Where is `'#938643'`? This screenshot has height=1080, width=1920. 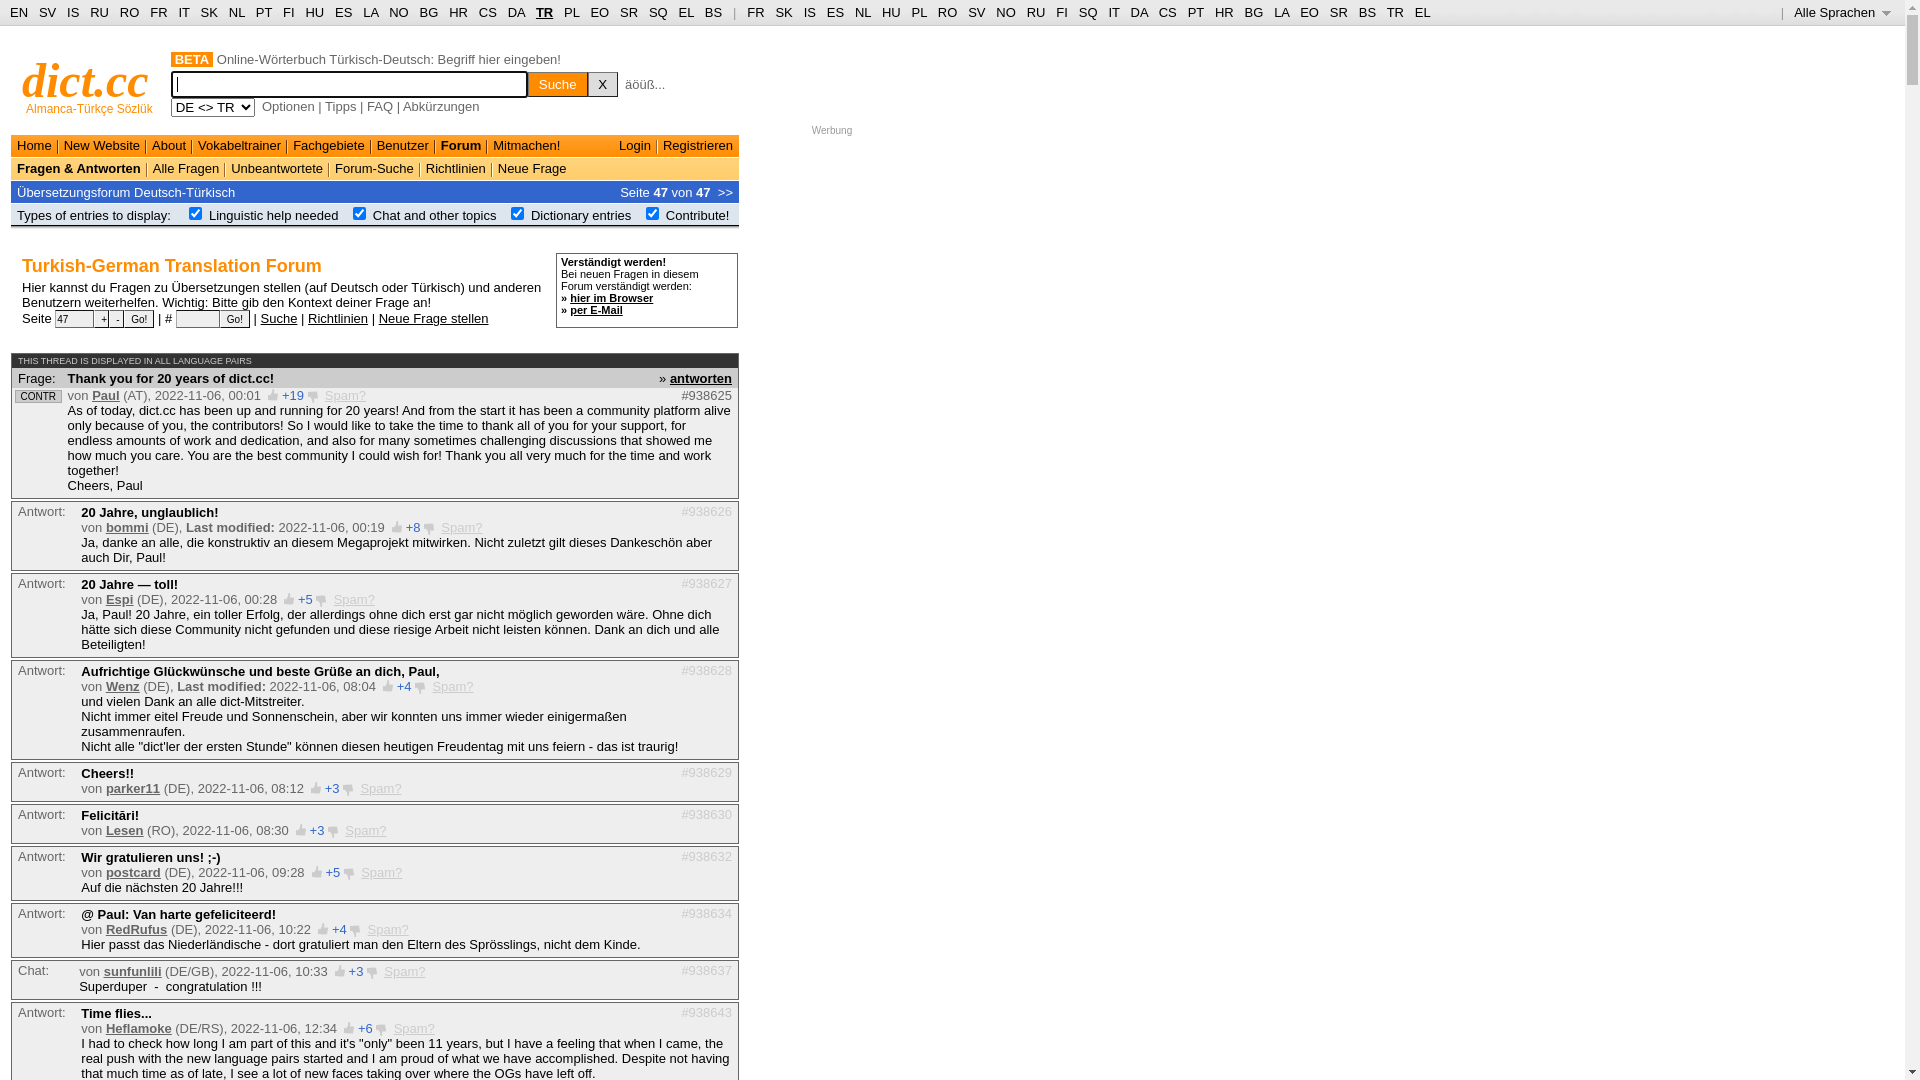 '#938643' is located at coordinates (706, 1011).